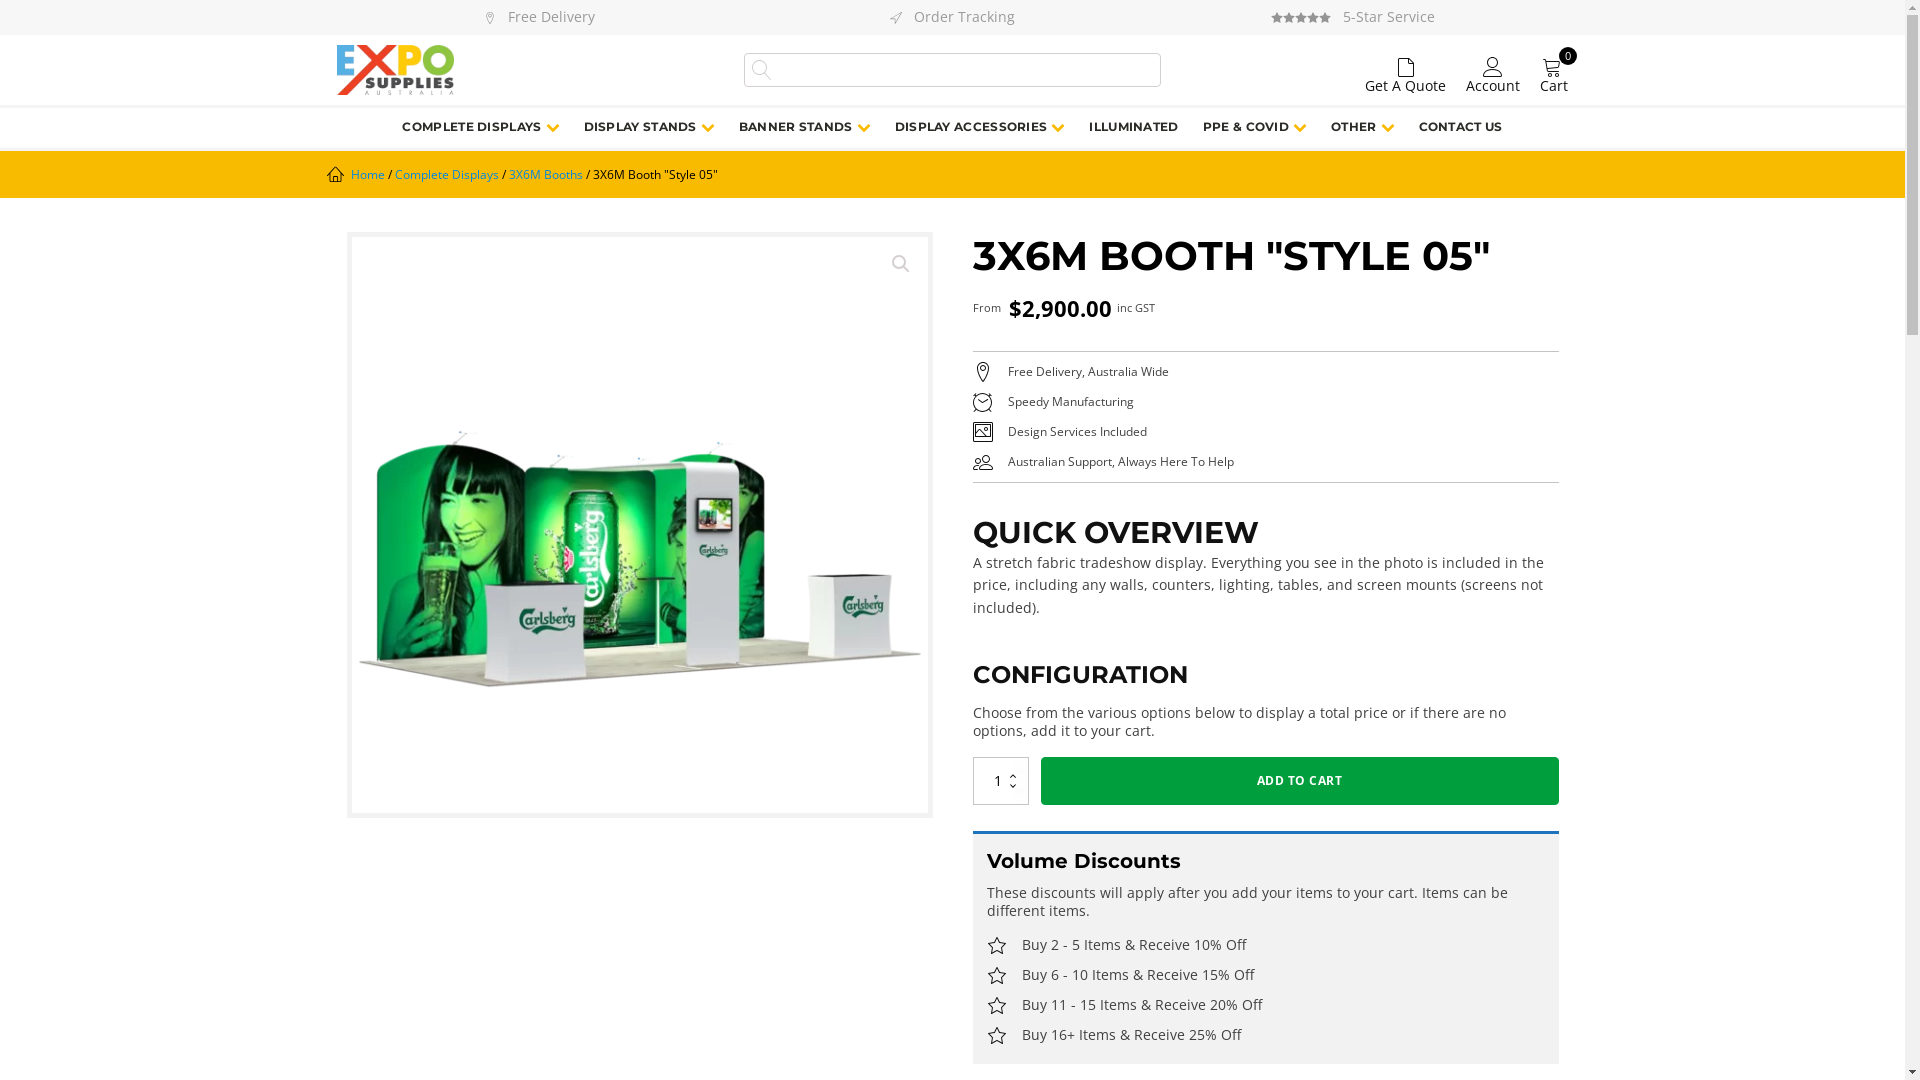  Describe the element at coordinates (638, 523) in the screenshot. I see `'3X6M Tradeshow Booth - Style 05'` at that location.